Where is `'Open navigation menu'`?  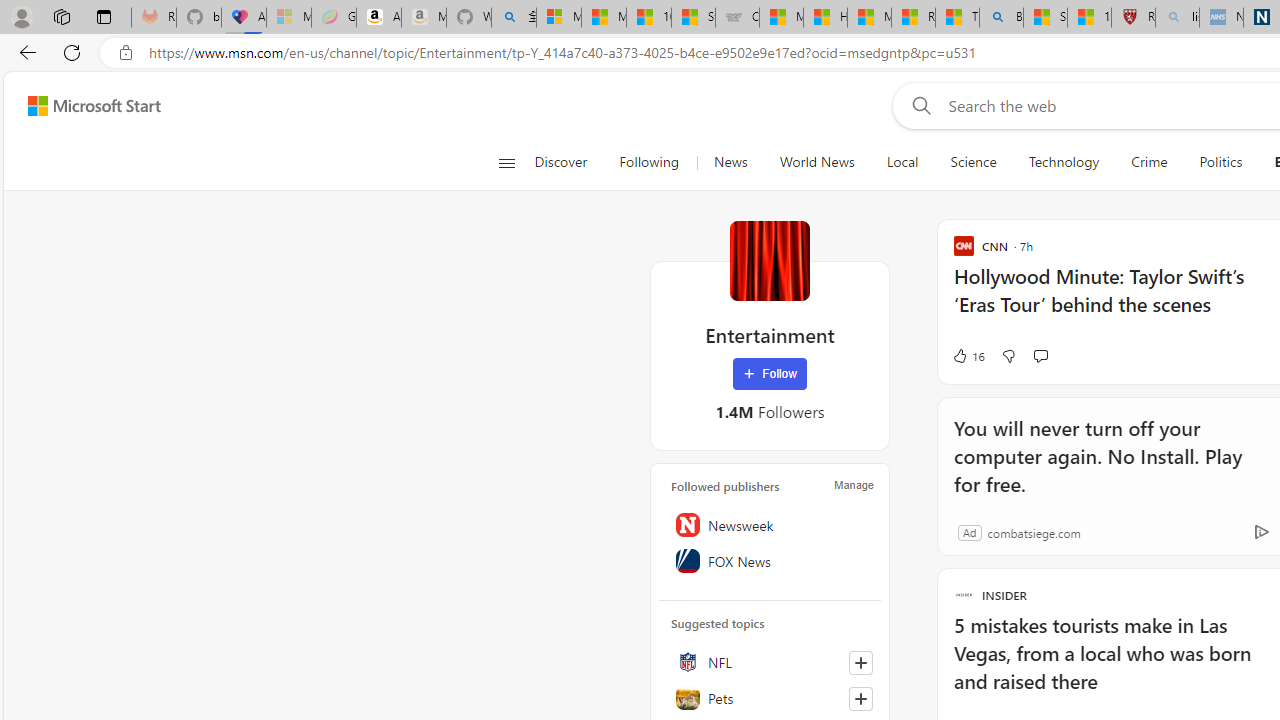
'Open navigation menu' is located at coordinates (506, 162).